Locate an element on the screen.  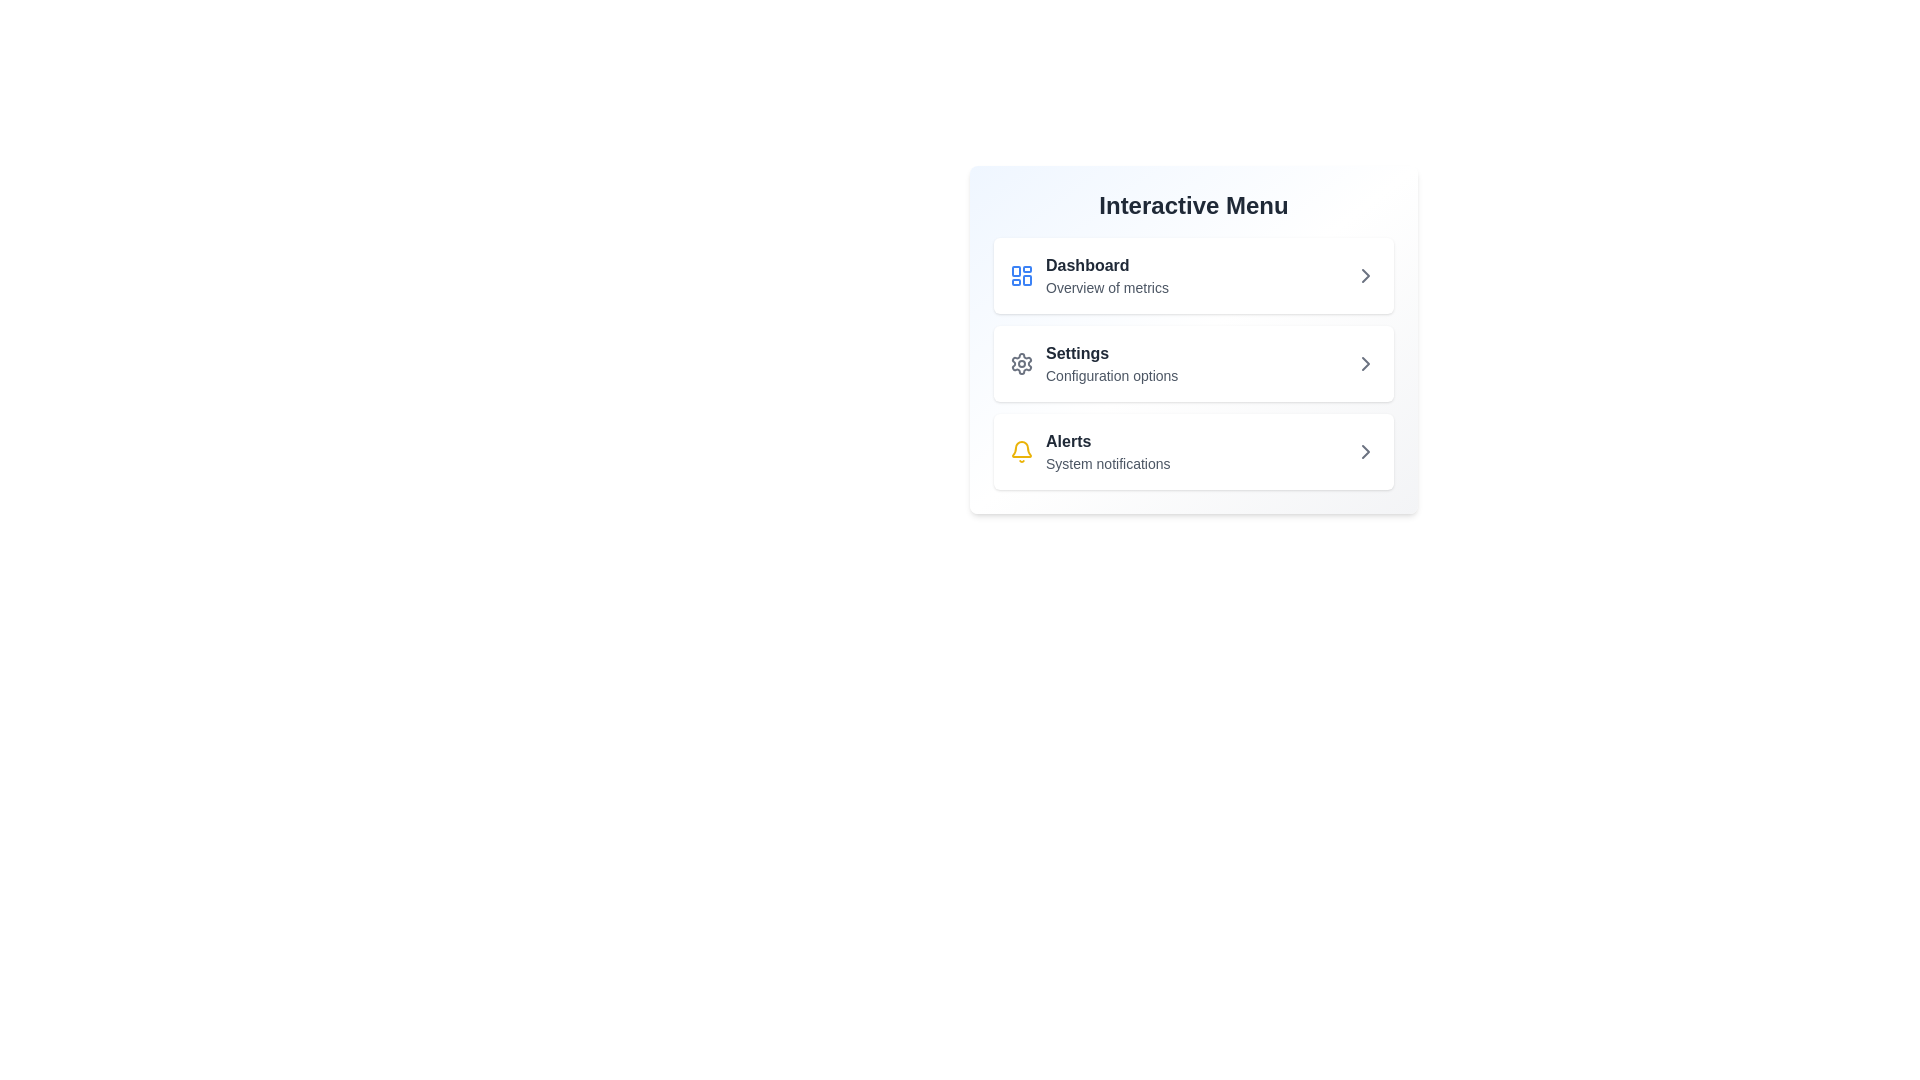
the third rectangular icon in the grid layout located in the bottom-right corner above the 'Dashboard' text is located at coordinates (1027, 280).